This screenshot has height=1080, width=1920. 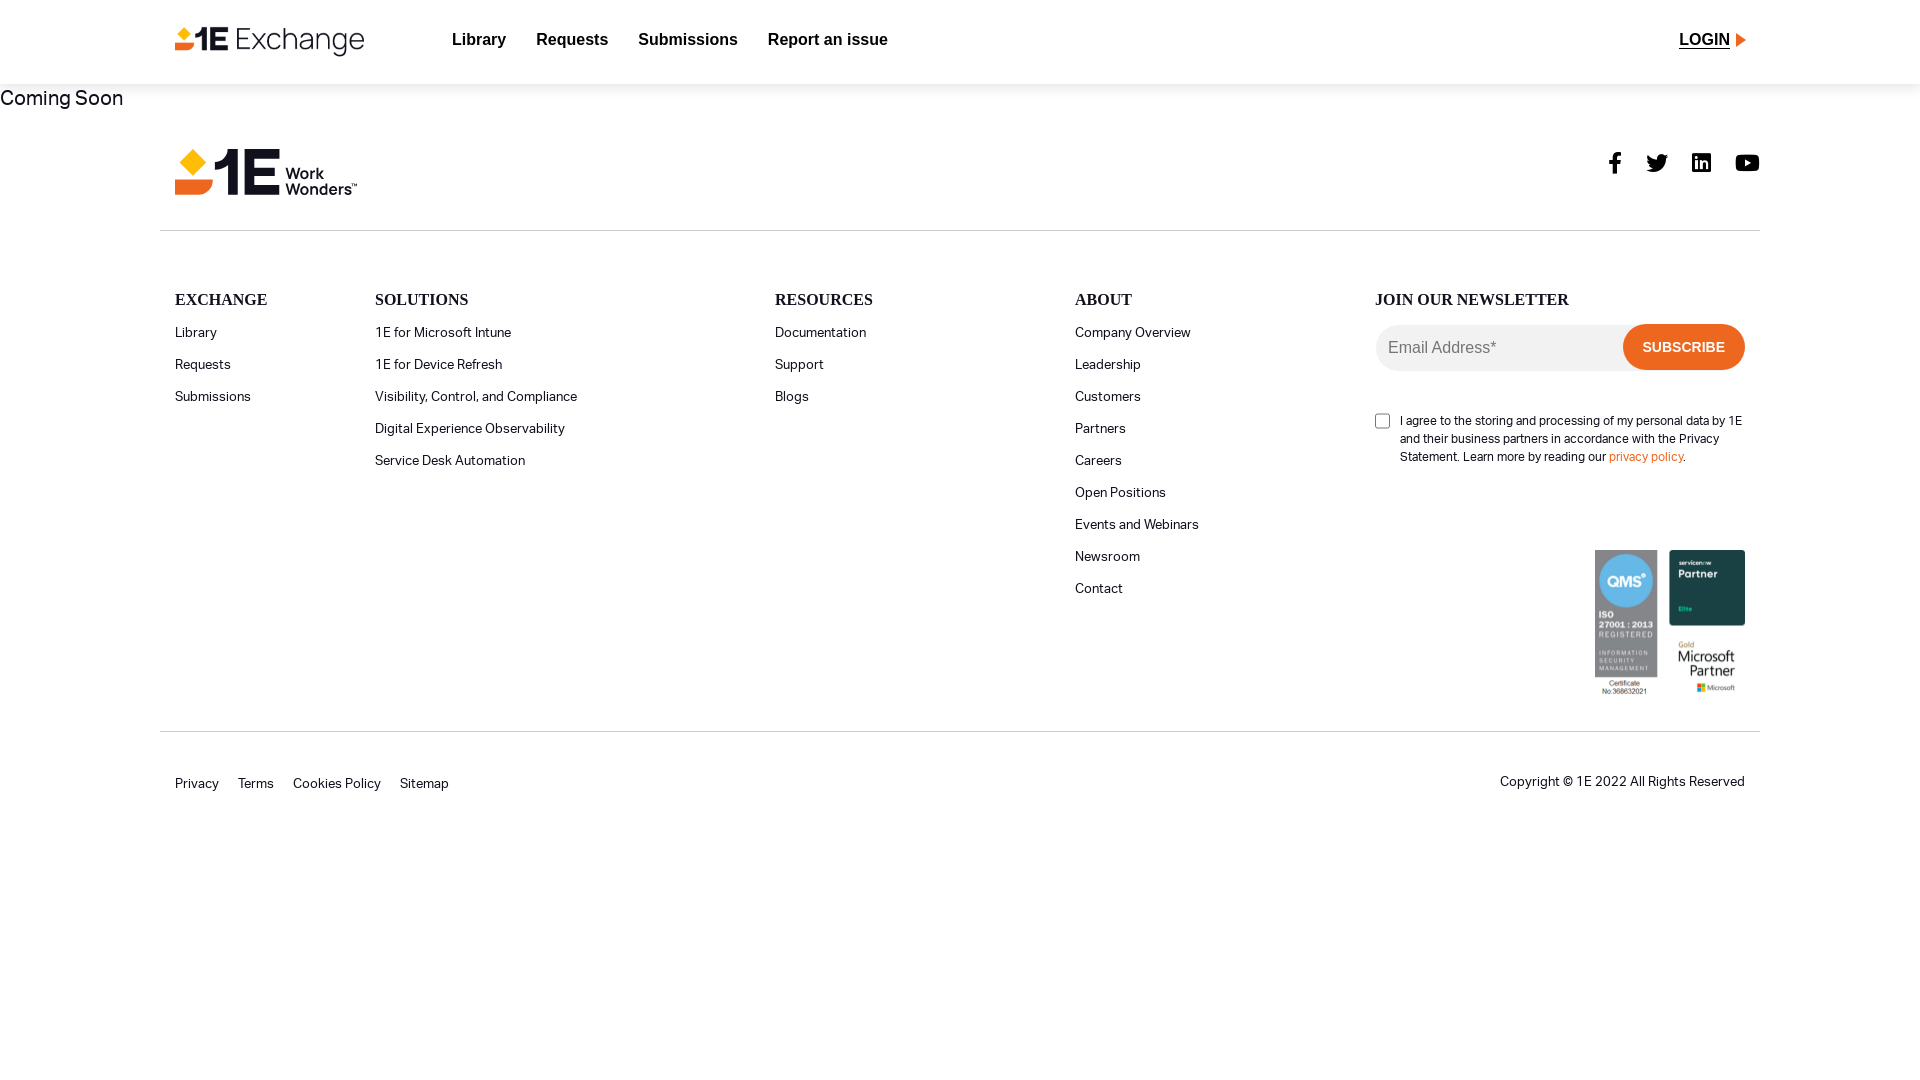 I want to click on 'Submissions', so click(x=212, y=397).